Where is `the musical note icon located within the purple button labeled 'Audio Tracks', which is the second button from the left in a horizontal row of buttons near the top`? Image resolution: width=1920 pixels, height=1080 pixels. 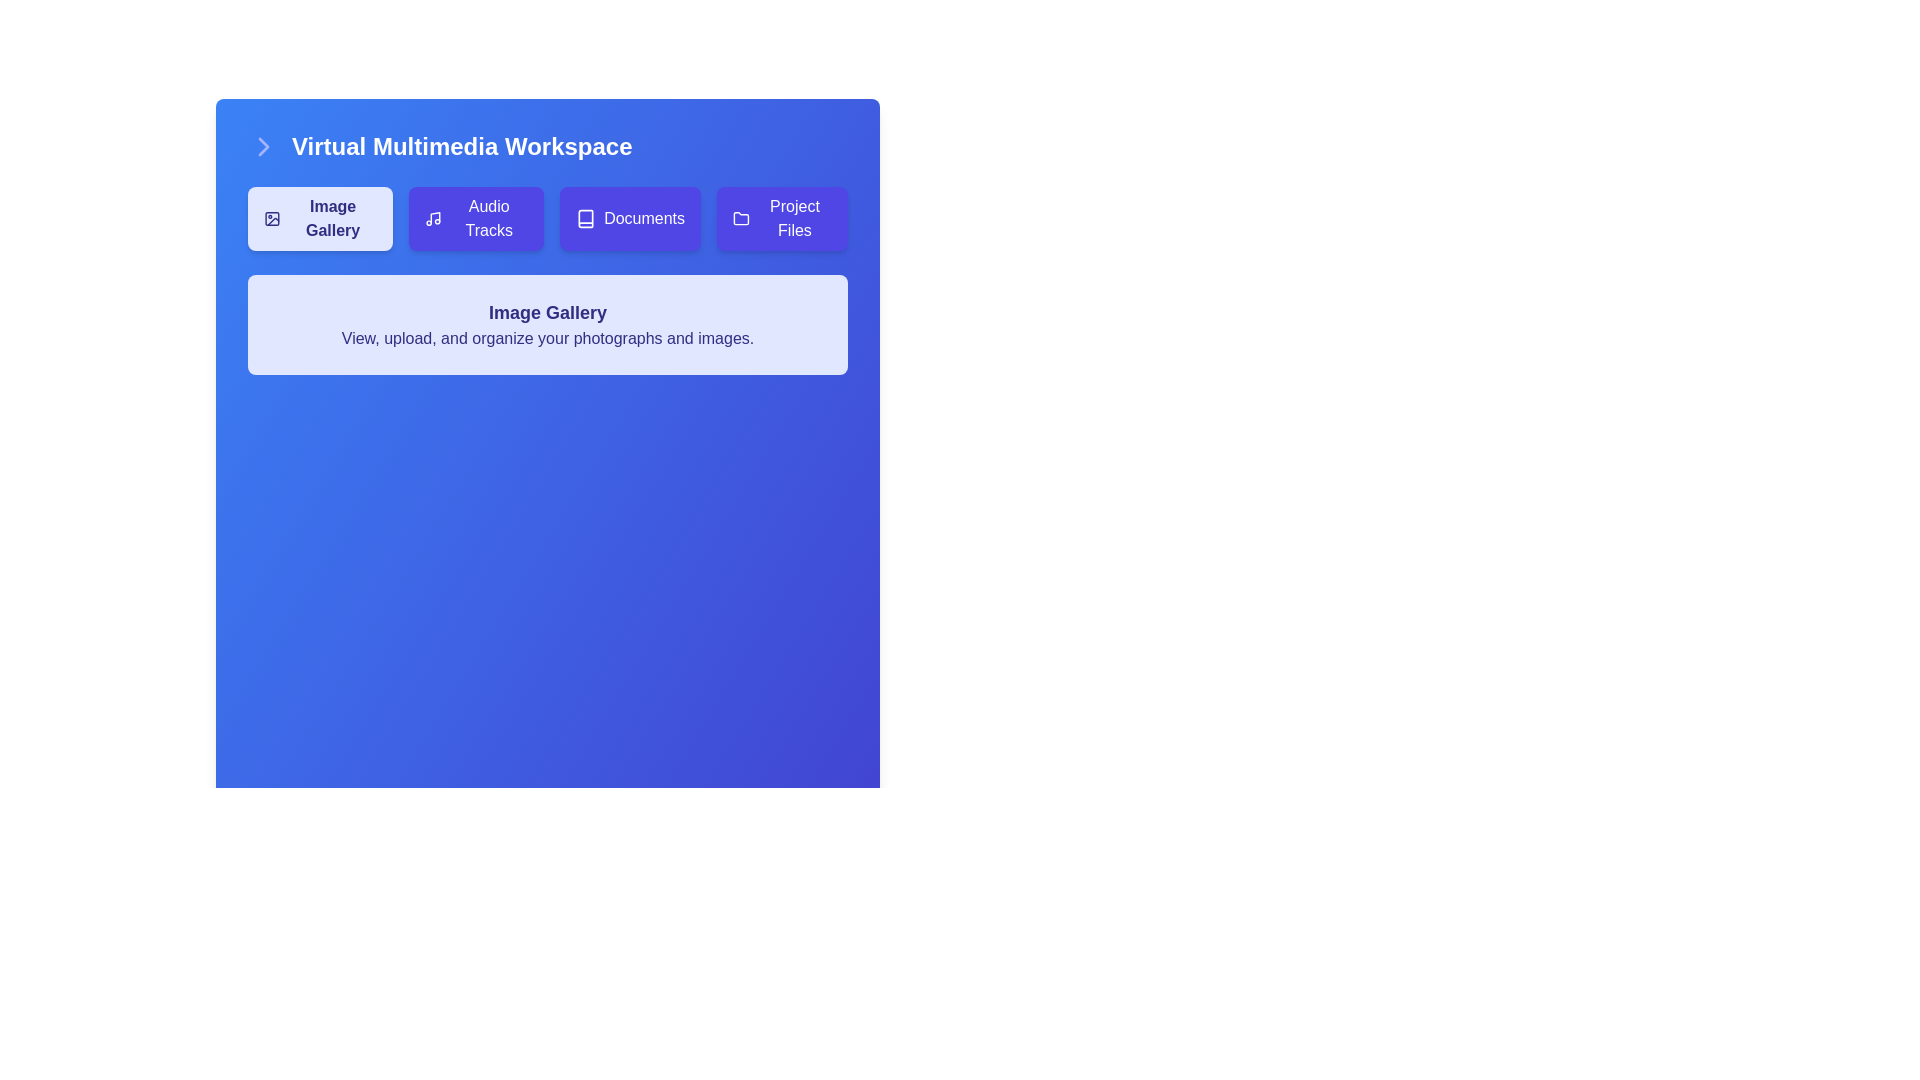 the musical note icon located within the purple button labeled 'Audio Tracks', which is the second button from the left in a horizontal row of buttons near the top is located at coordinates (434, 217).